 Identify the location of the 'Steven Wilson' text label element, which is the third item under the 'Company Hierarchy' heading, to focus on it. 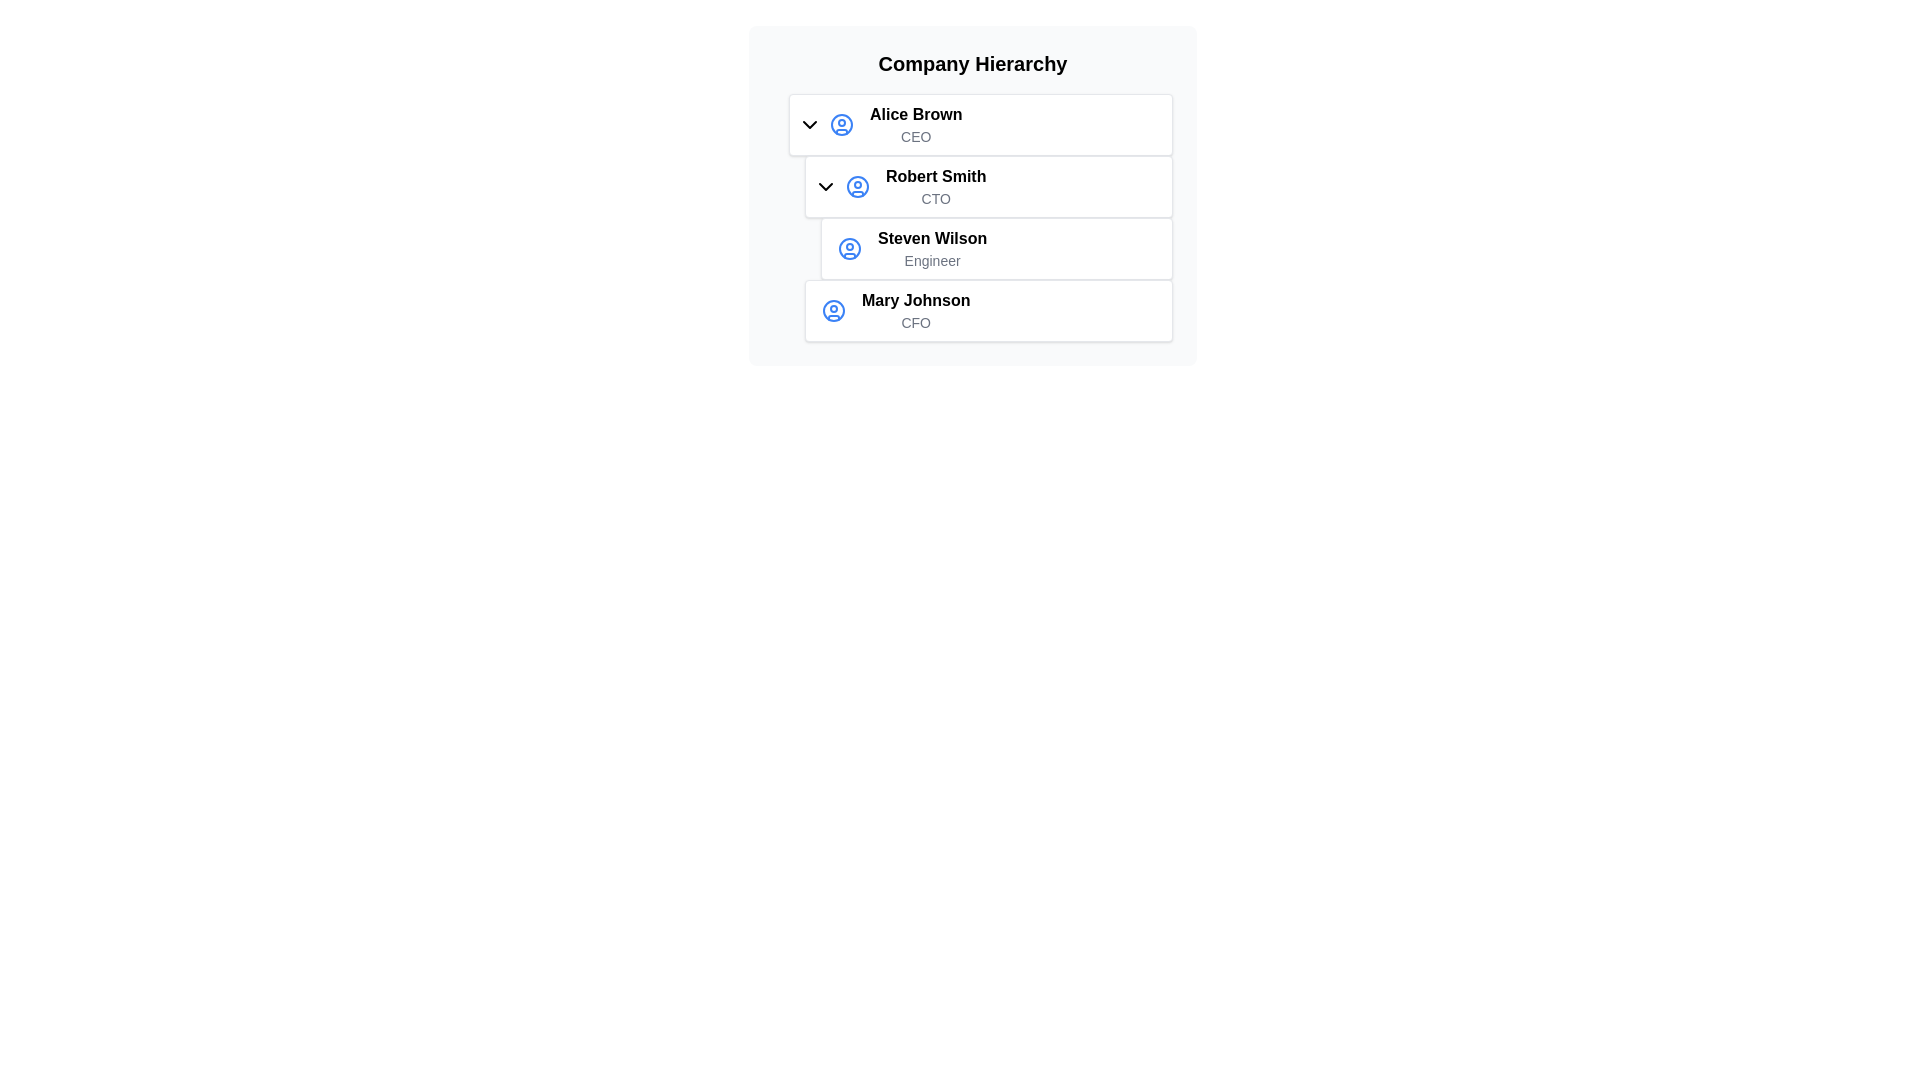
(931, 248).